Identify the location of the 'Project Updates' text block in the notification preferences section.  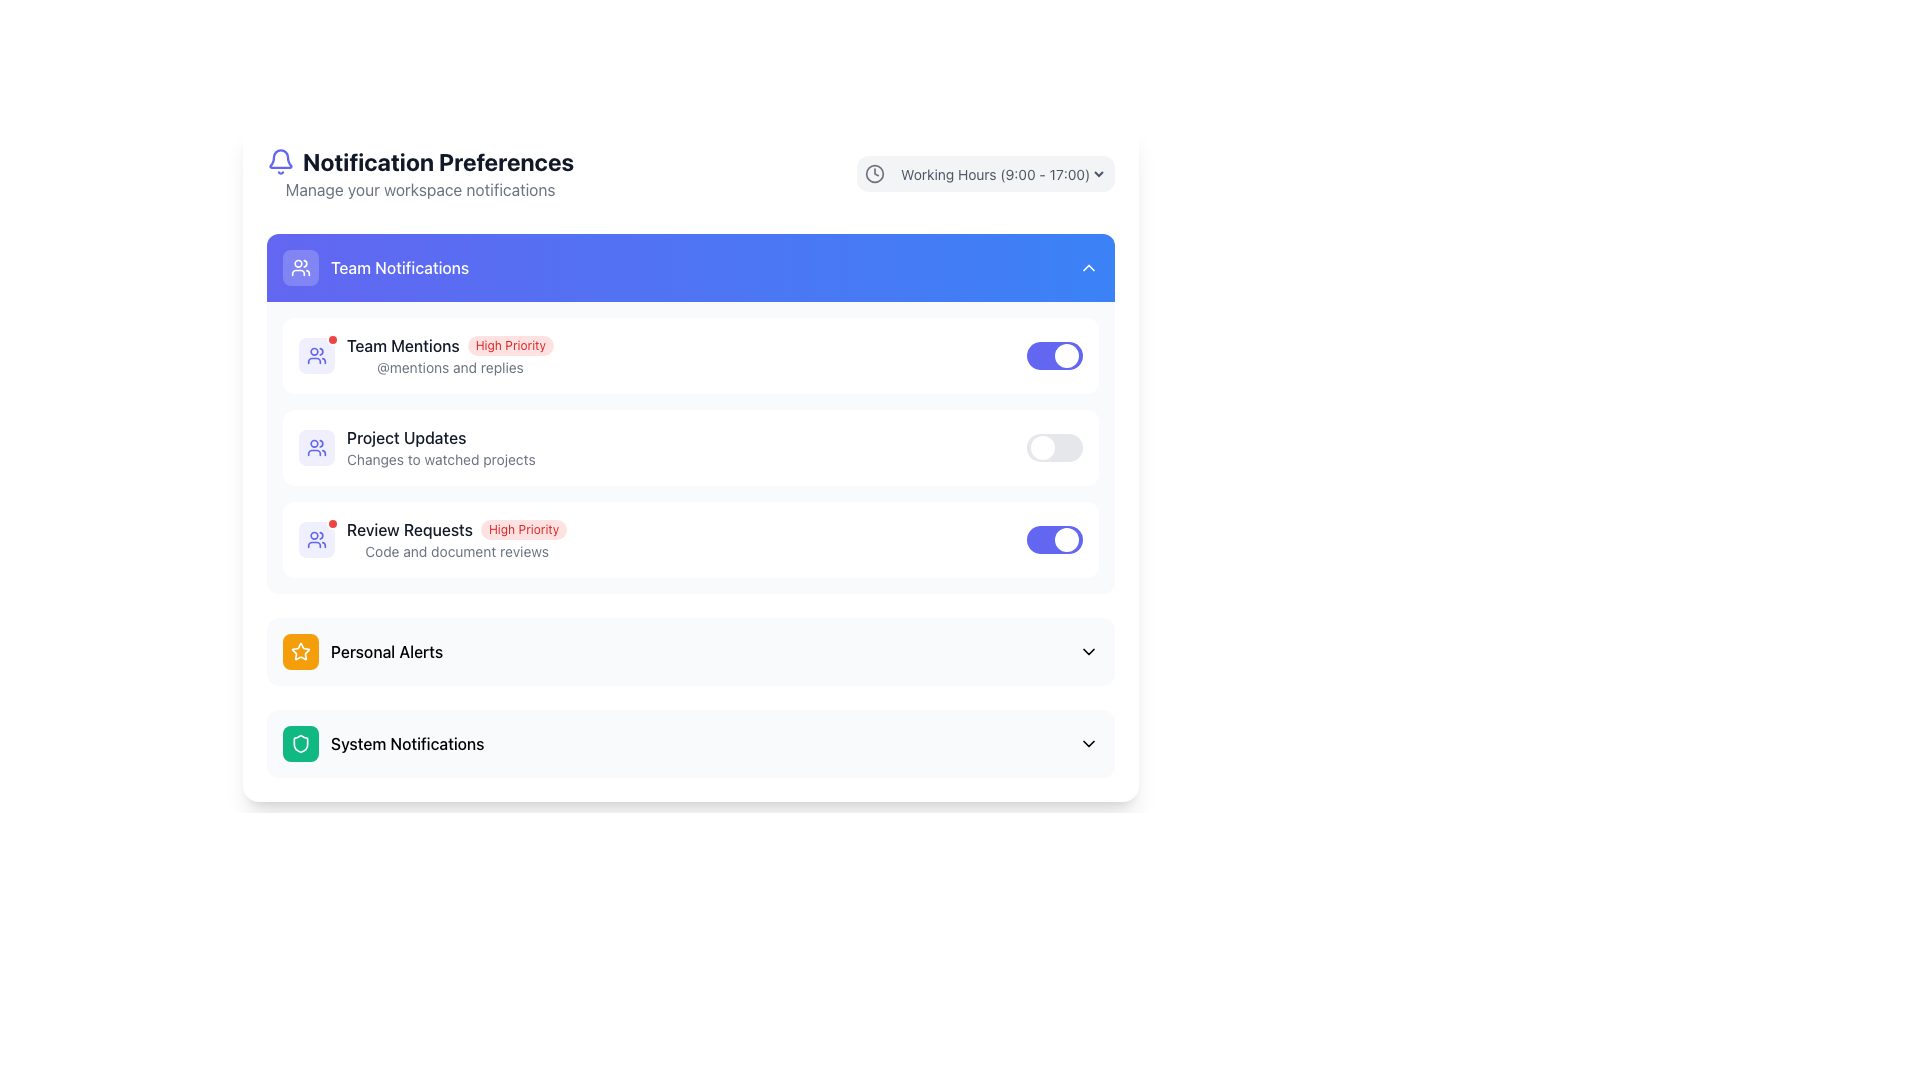
(440, 446).